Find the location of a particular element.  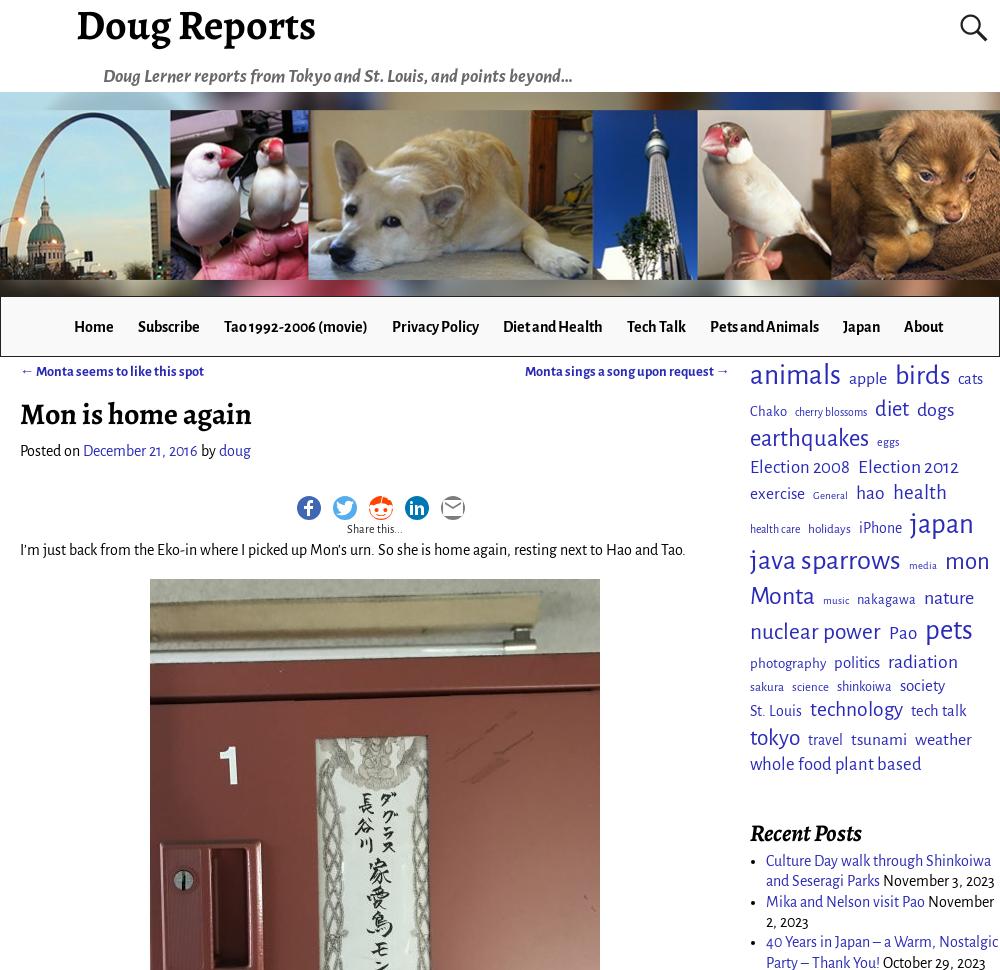

'Chako' is located at coordinates (768, 410).